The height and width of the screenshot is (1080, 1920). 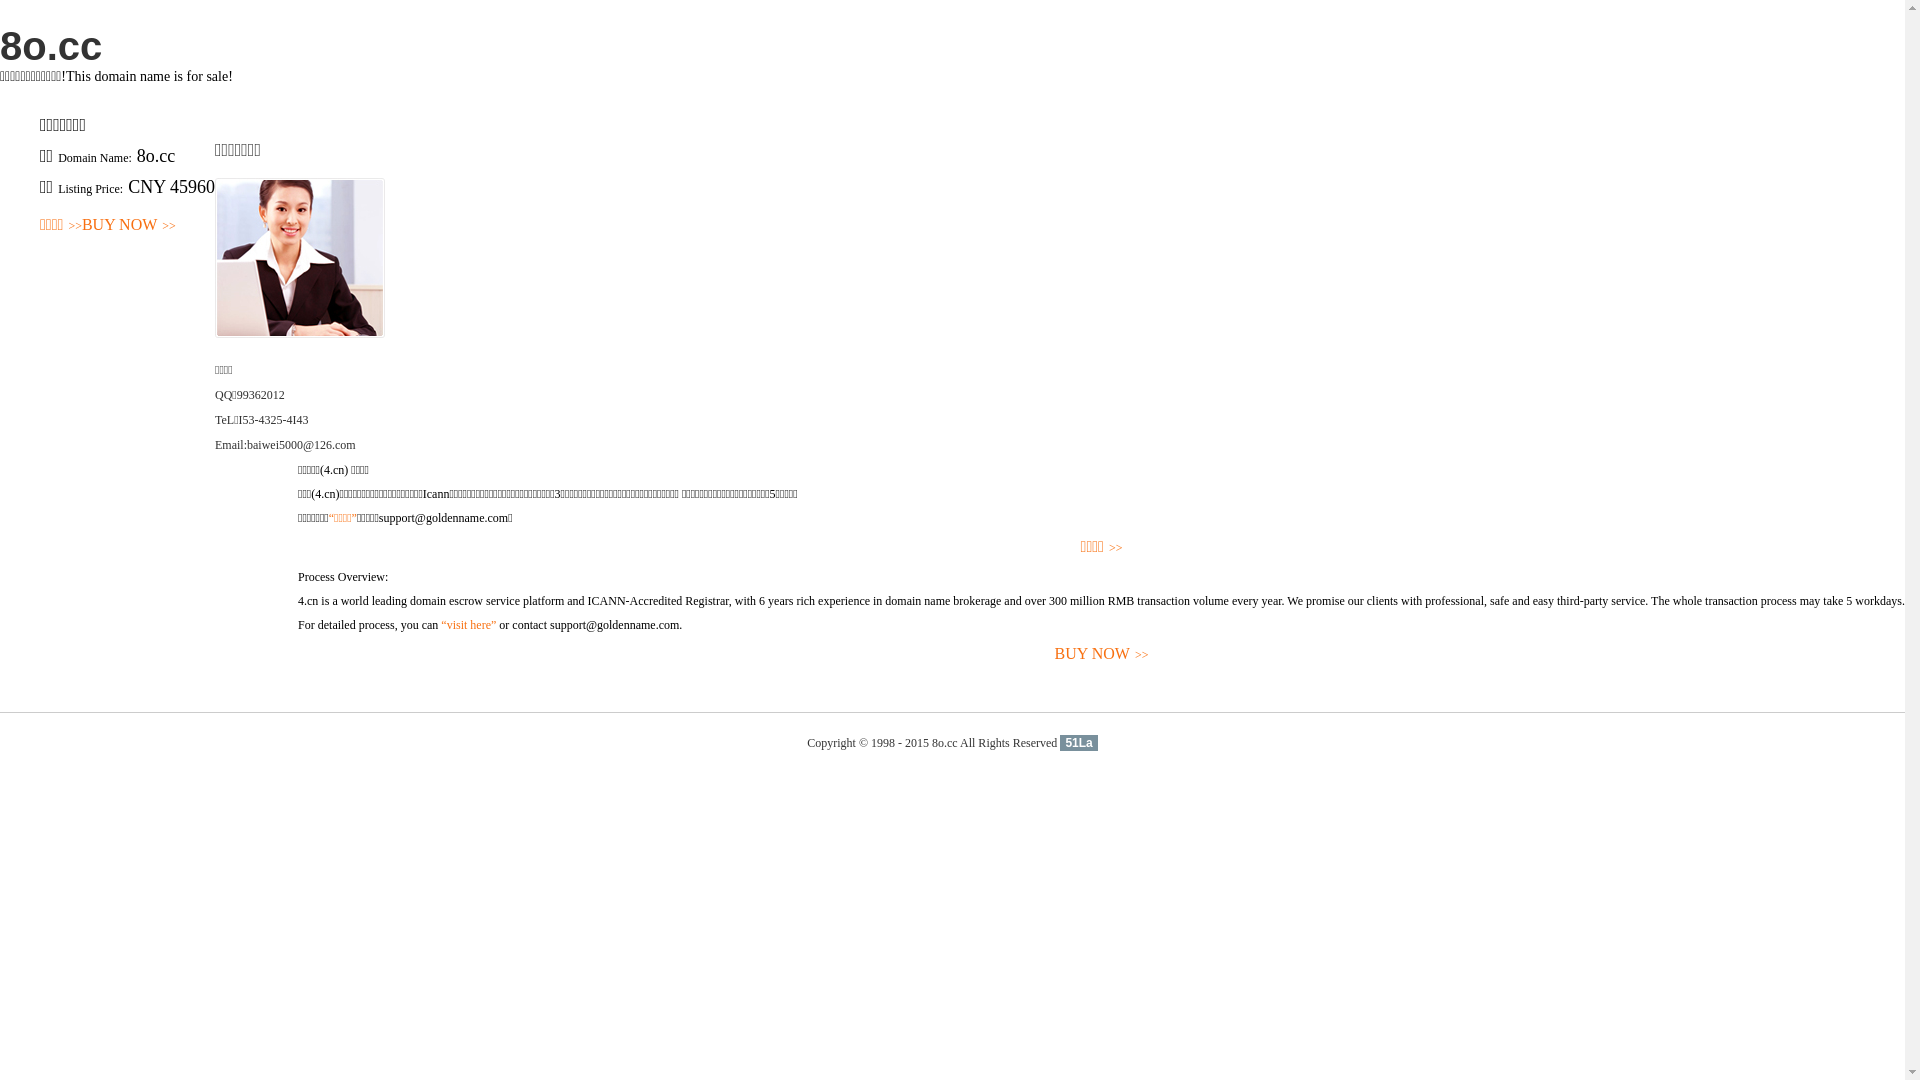 What do you see at coordinates (128, 225) in the screenshot?
I see `'BUY NOW>>'` at bounding box center [128, 225].